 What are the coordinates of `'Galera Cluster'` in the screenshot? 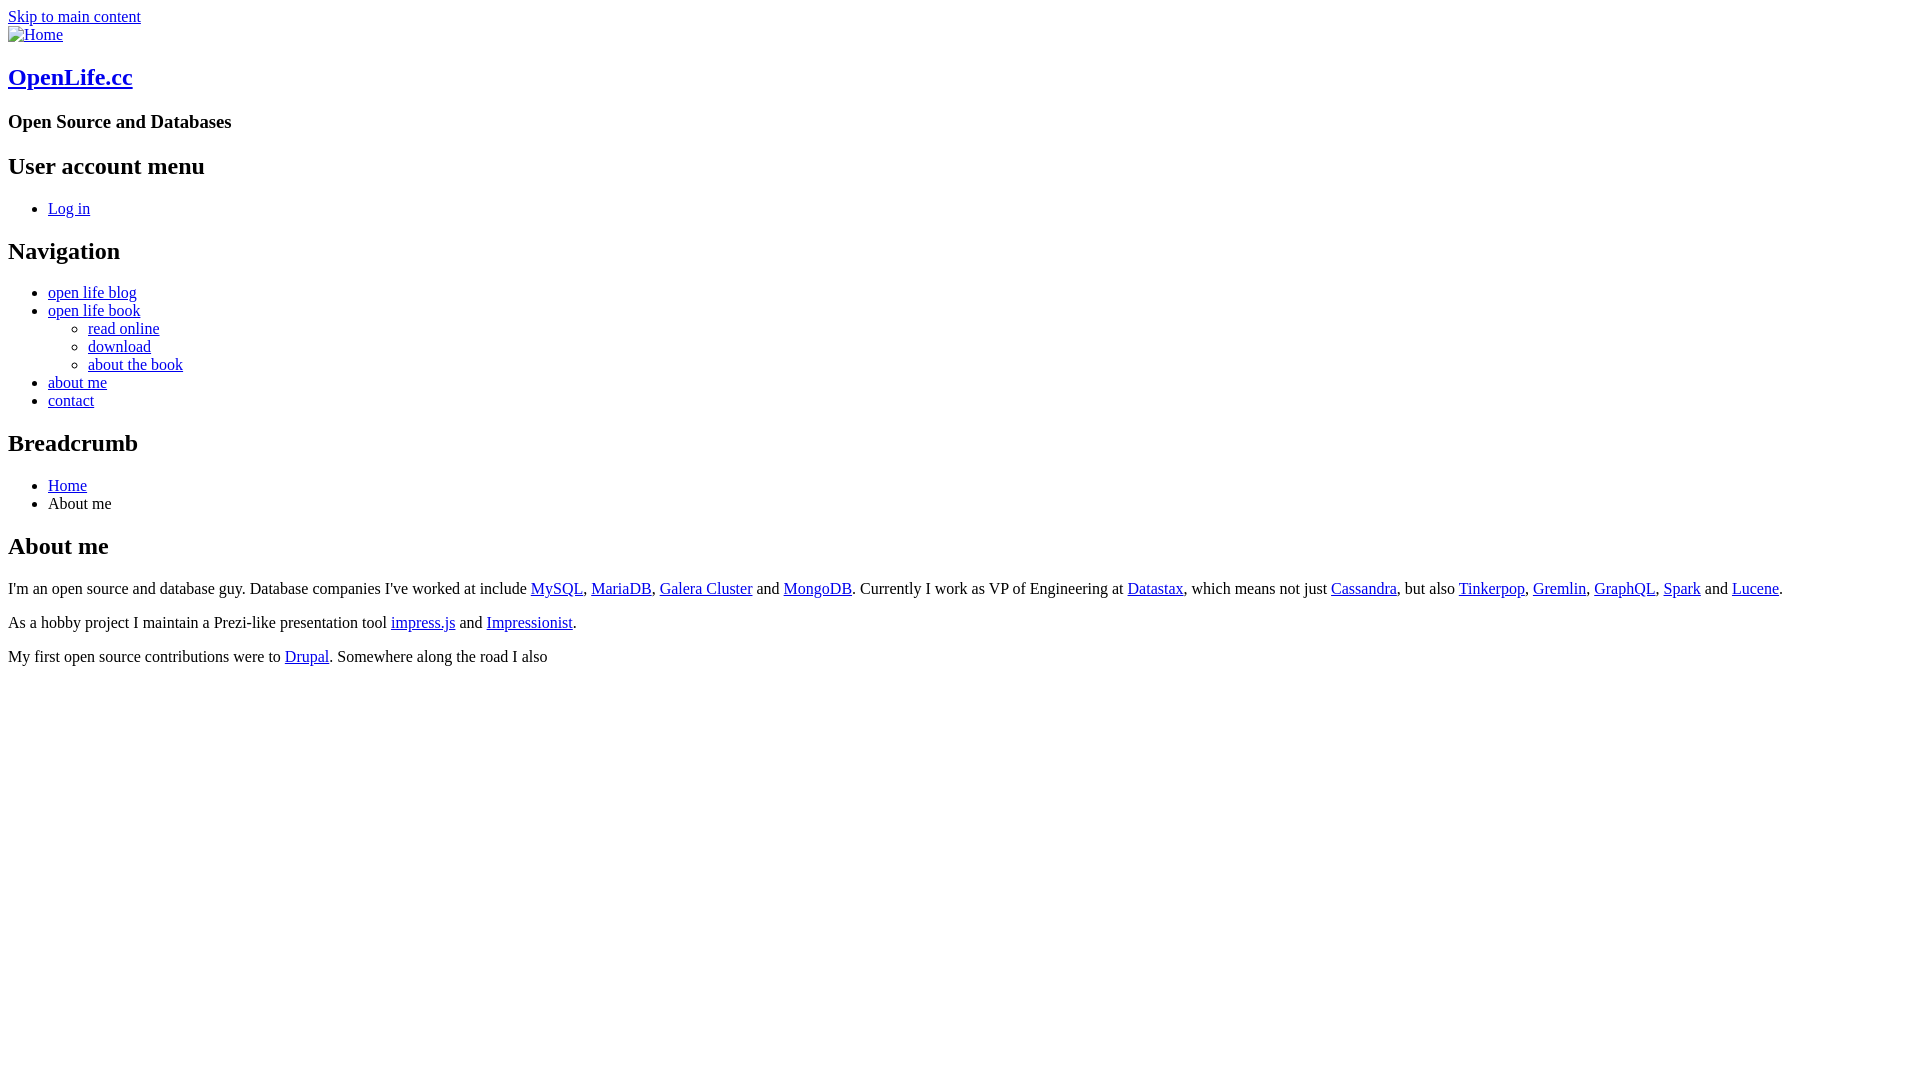 It's located at (706, 587).